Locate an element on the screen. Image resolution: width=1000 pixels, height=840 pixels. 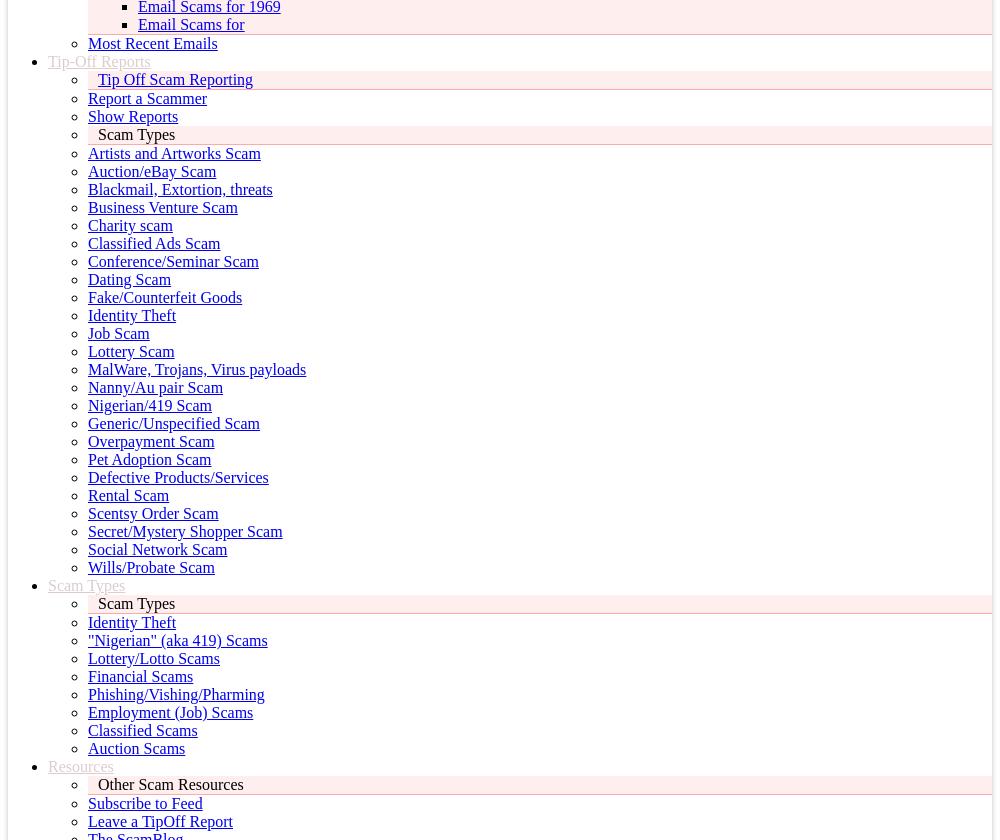
'Resources' is located at coordinates (48, 766).